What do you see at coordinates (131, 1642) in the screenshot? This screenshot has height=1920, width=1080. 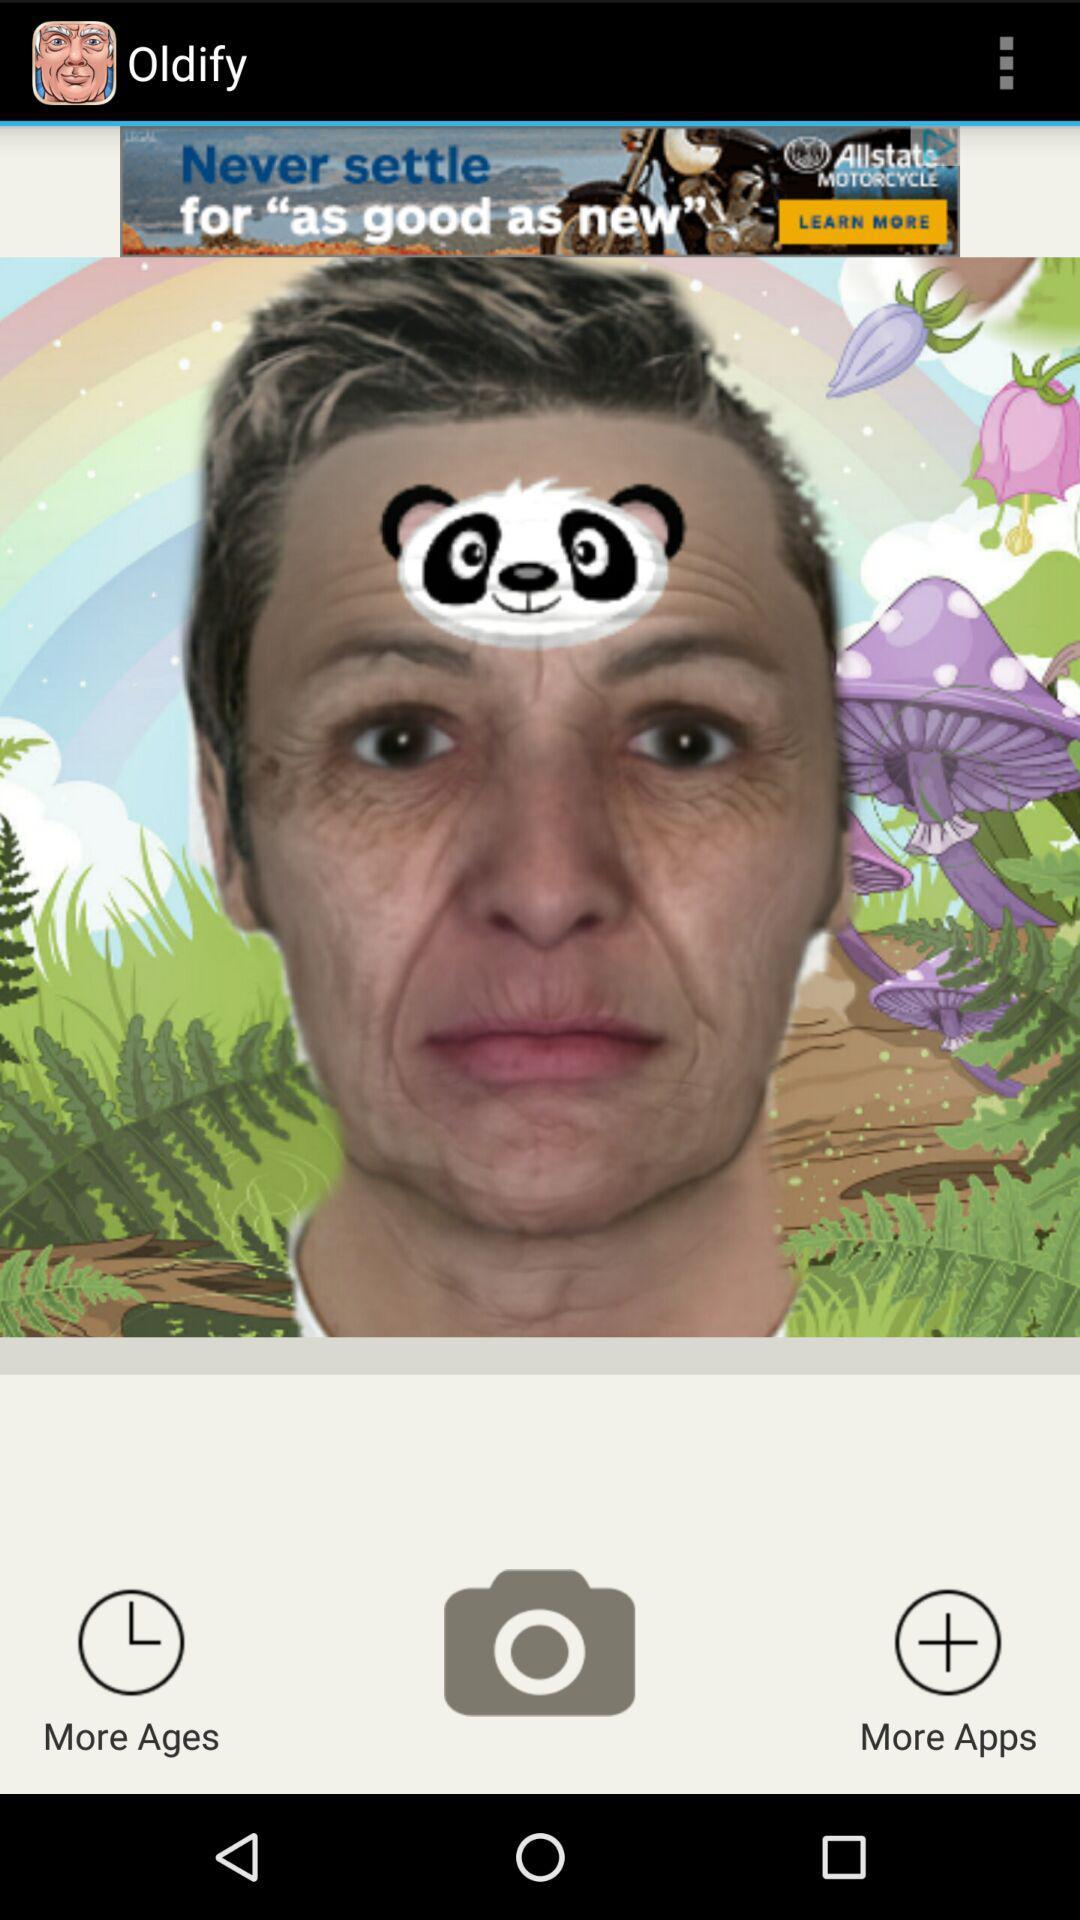 I see `load more age filters` at bounding box center [131, 1642].